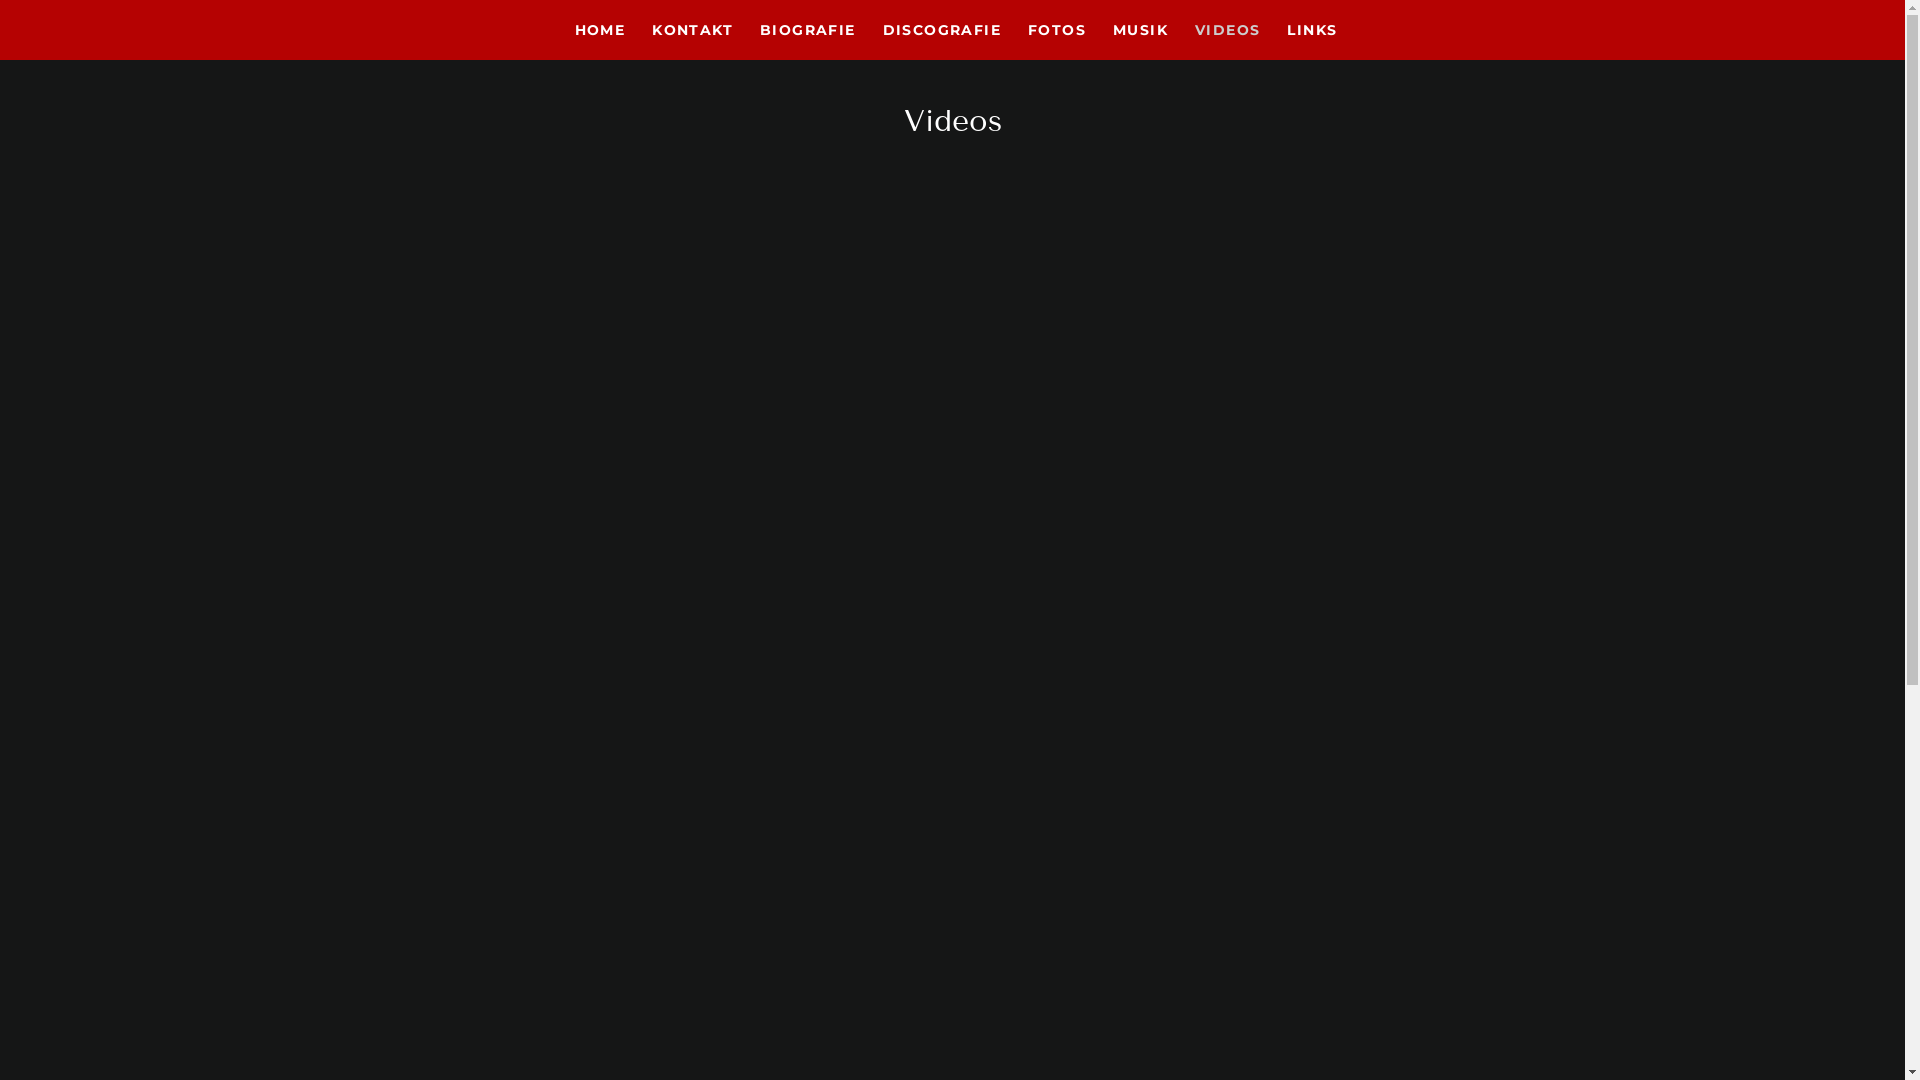 This screenshot has height=1080, width=1920. What do you see at coordinates (560, 30) in the screenshot?
I see `'HOME'` at bounding box center [560, 30].